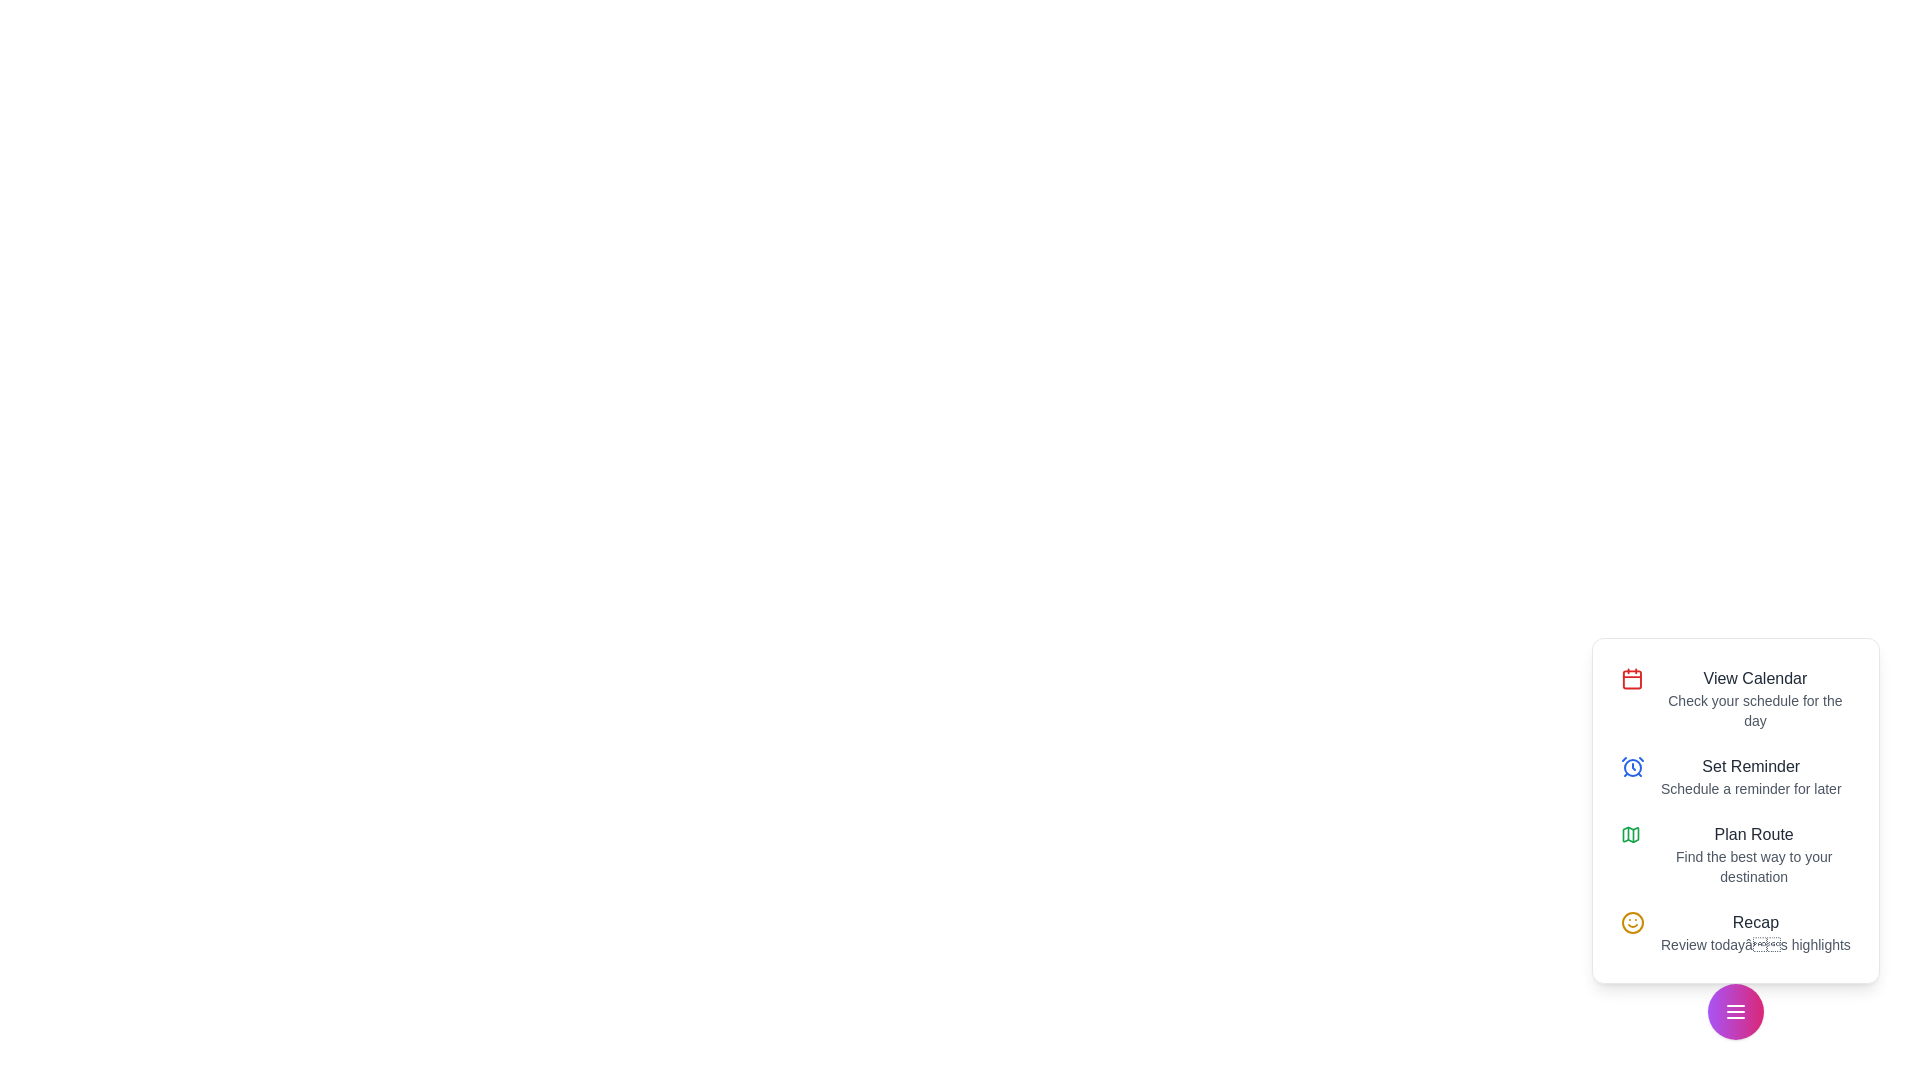 The height and width of the screenshot is (1080, 1920). I want to click on the Plan Route icon to perform the corresponding action, so click(1631, 834).